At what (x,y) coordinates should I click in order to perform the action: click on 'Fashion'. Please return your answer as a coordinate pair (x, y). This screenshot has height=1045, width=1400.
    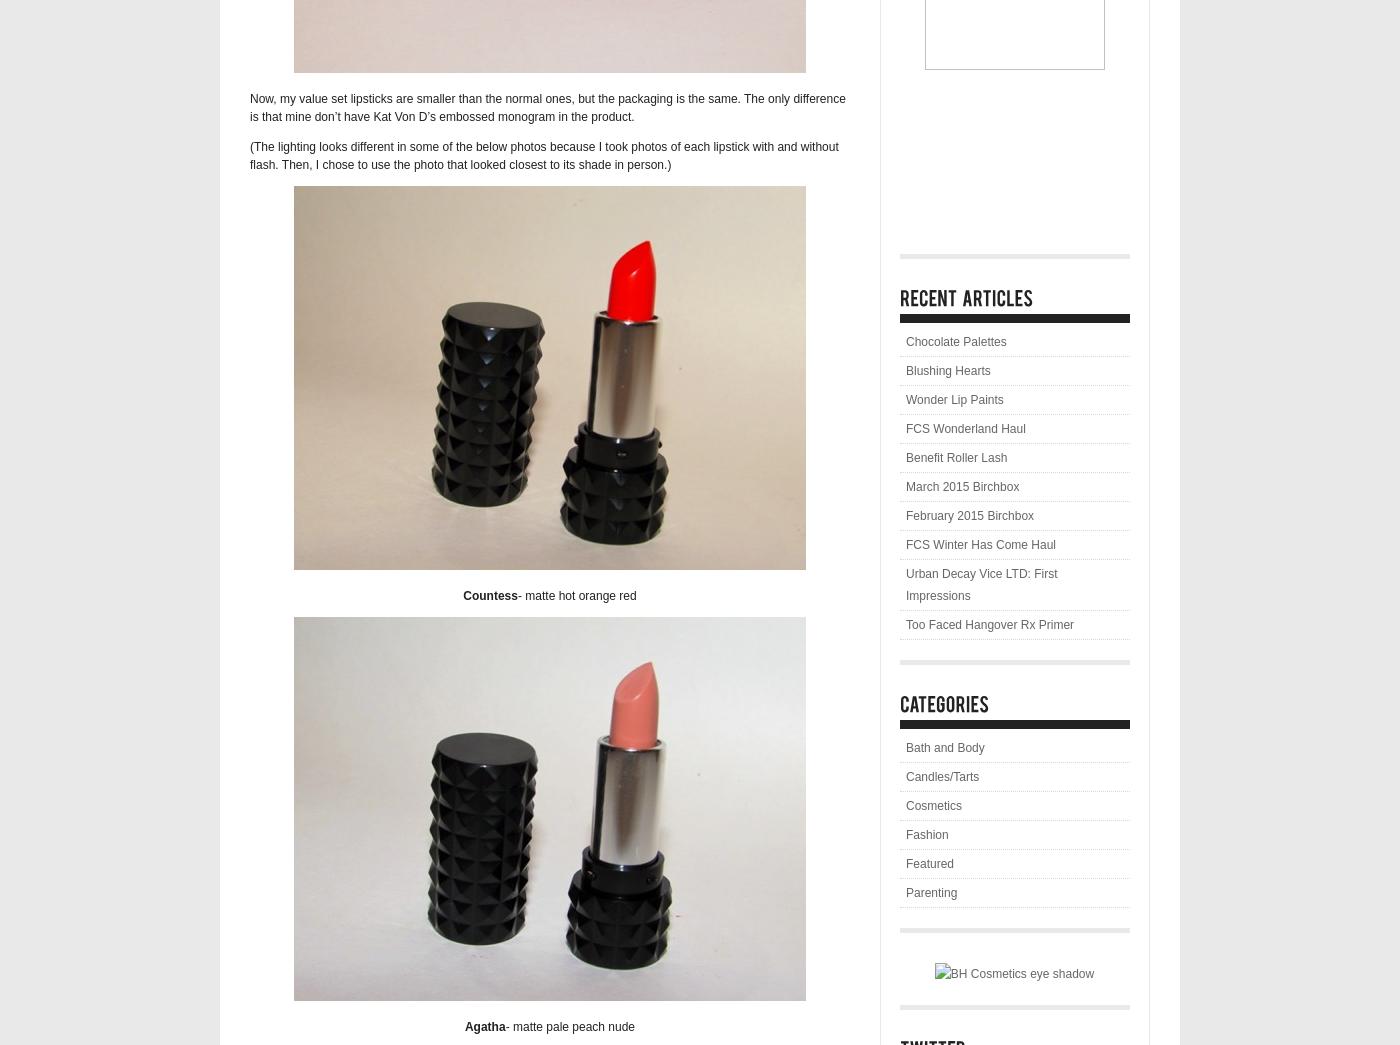
    Looking at the image, I should click on (926, 833).